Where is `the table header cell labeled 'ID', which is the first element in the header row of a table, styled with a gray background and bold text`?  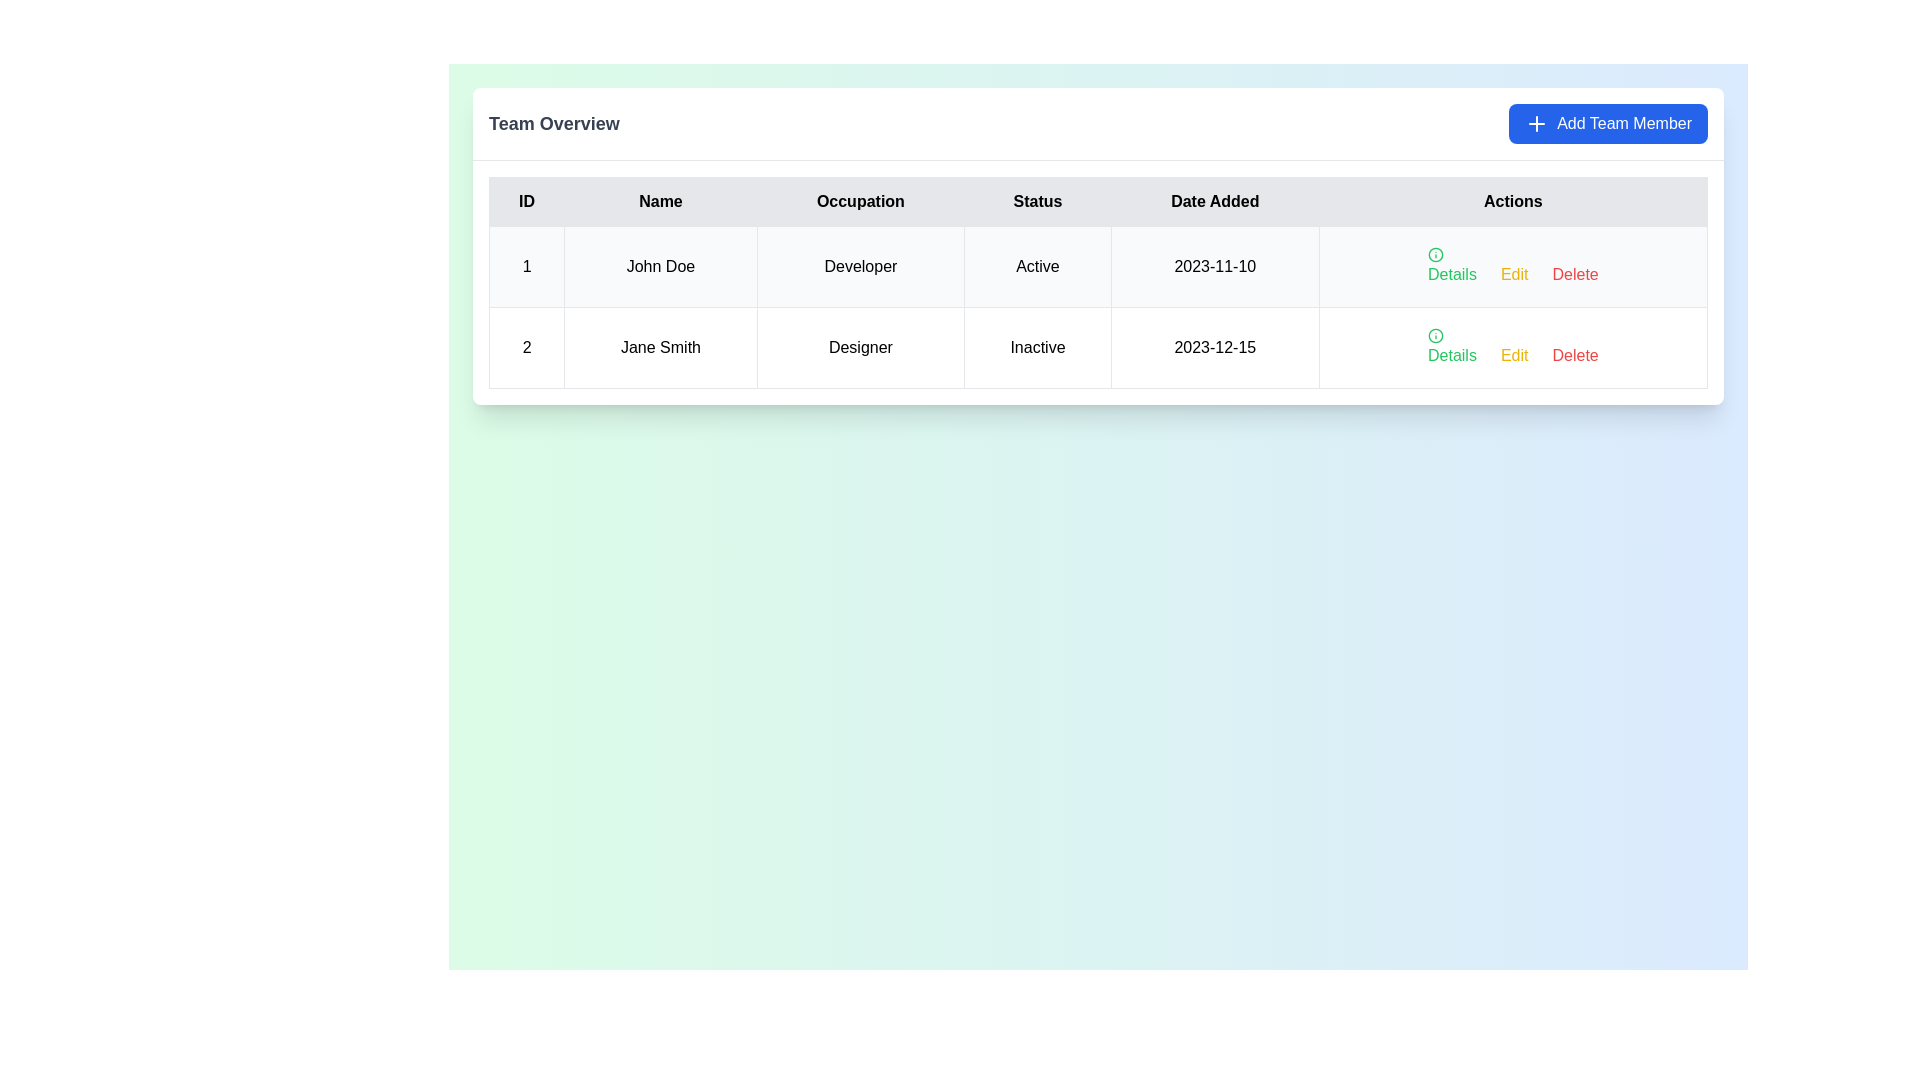
the table header cell labeled 'ID', which is the first element in the header row of a table, styled with a gray background and bold text is located at coordinates (527, 201).